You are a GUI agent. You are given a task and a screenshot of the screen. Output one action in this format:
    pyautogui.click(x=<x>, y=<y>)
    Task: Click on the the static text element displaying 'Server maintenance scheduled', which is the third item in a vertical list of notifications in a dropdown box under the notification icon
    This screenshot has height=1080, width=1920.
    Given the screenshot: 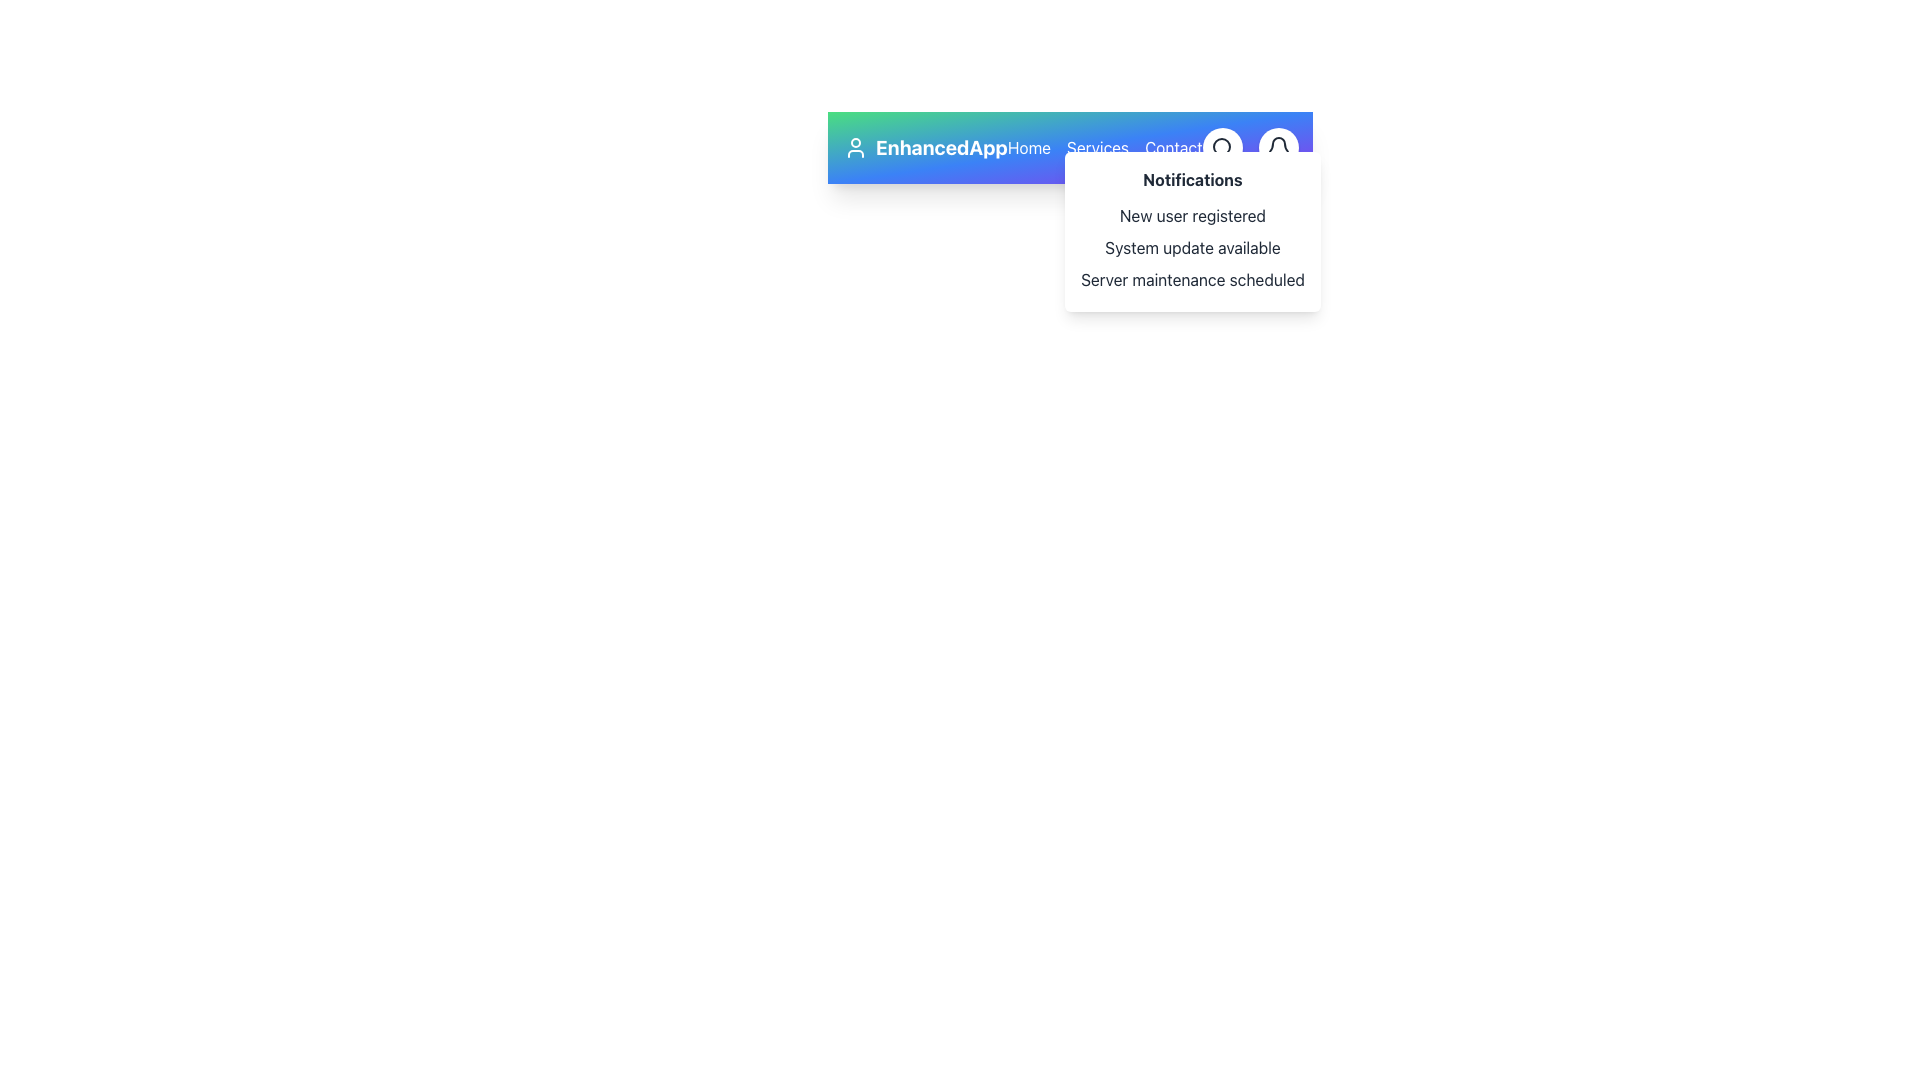 What is the action you would take?
    pyautogui.click(x=1193, y=280)
    